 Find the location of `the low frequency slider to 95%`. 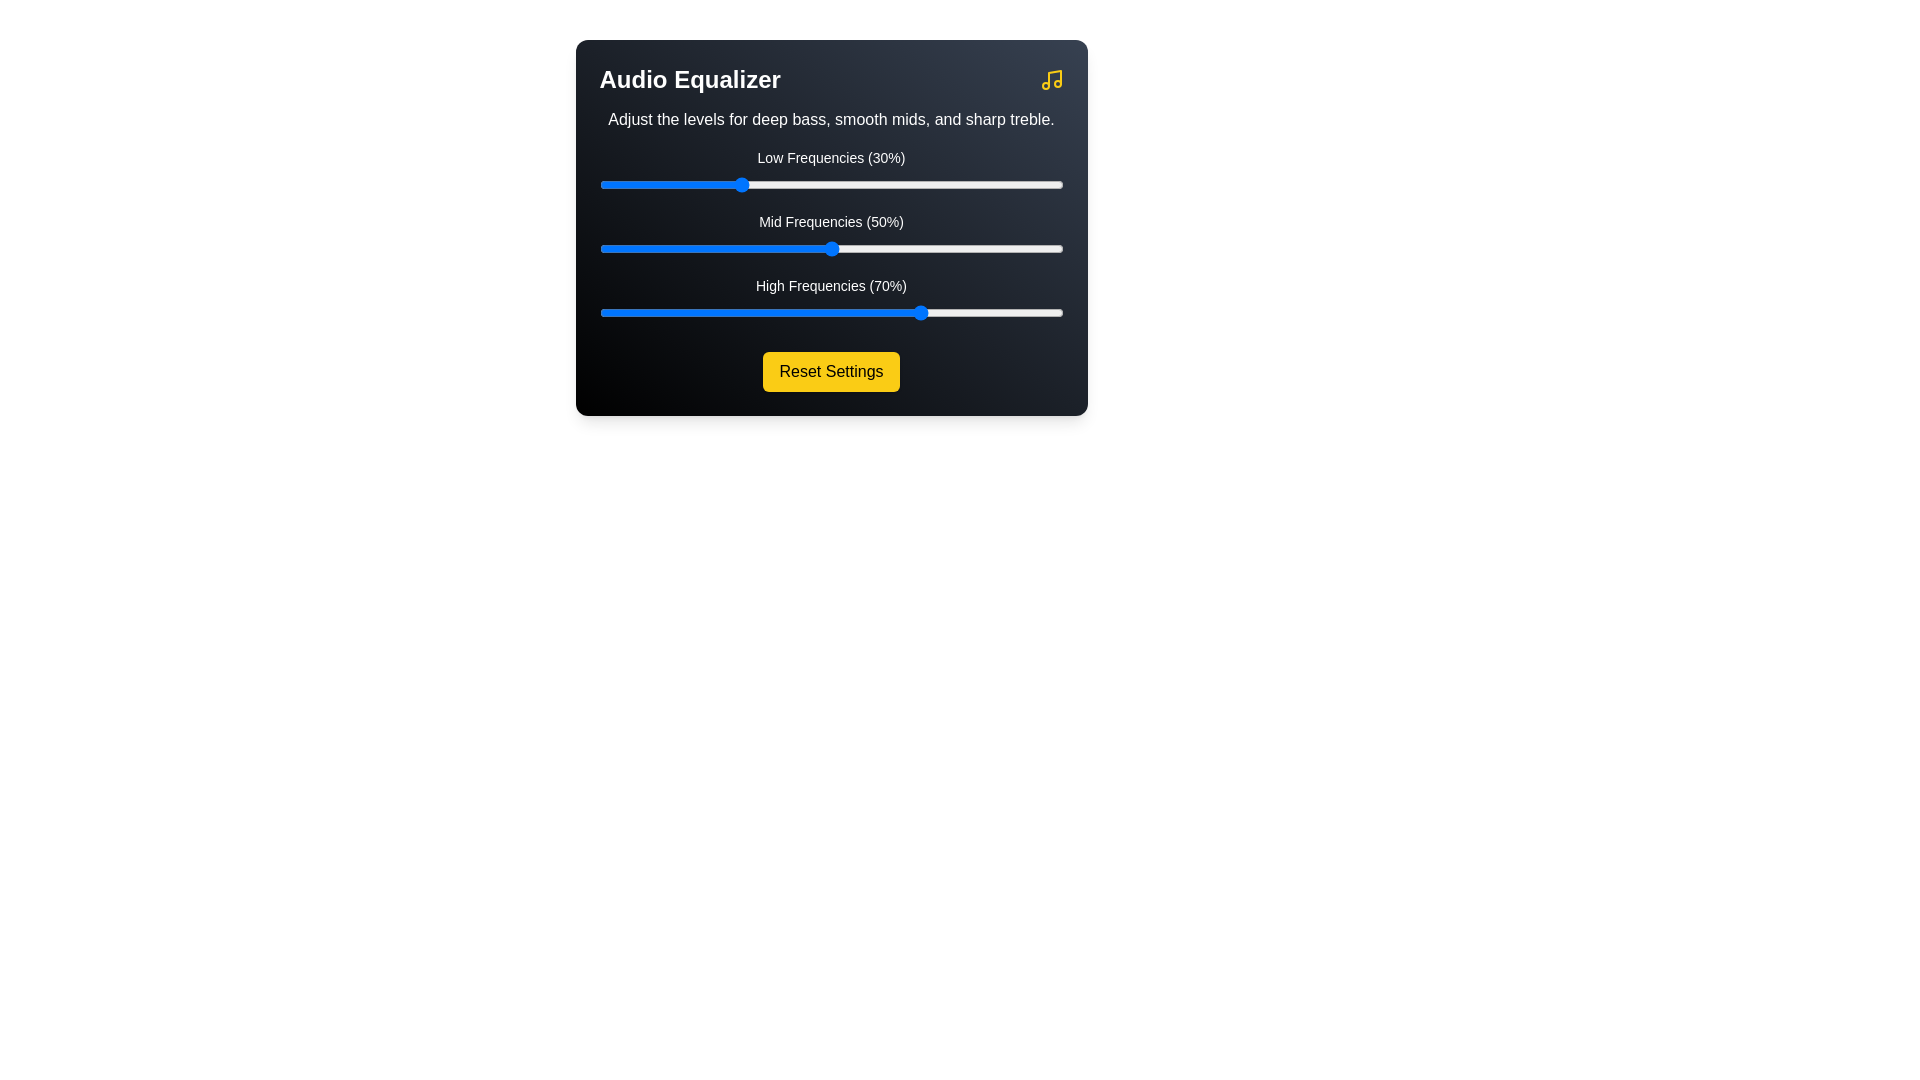

the low frequency slider to 95% is located at coordinates (1040, 185).